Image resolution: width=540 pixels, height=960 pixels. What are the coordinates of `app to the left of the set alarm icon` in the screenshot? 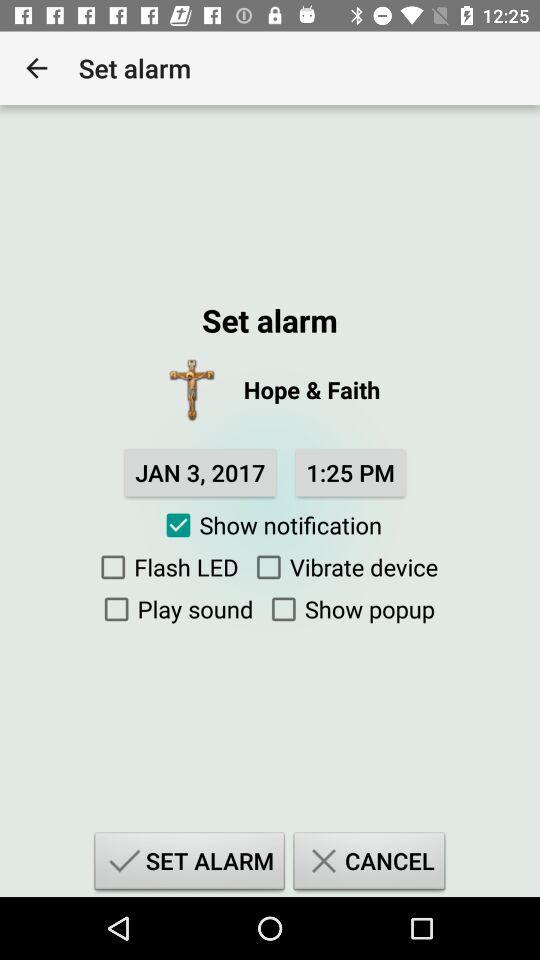 It's located at (36, 68).